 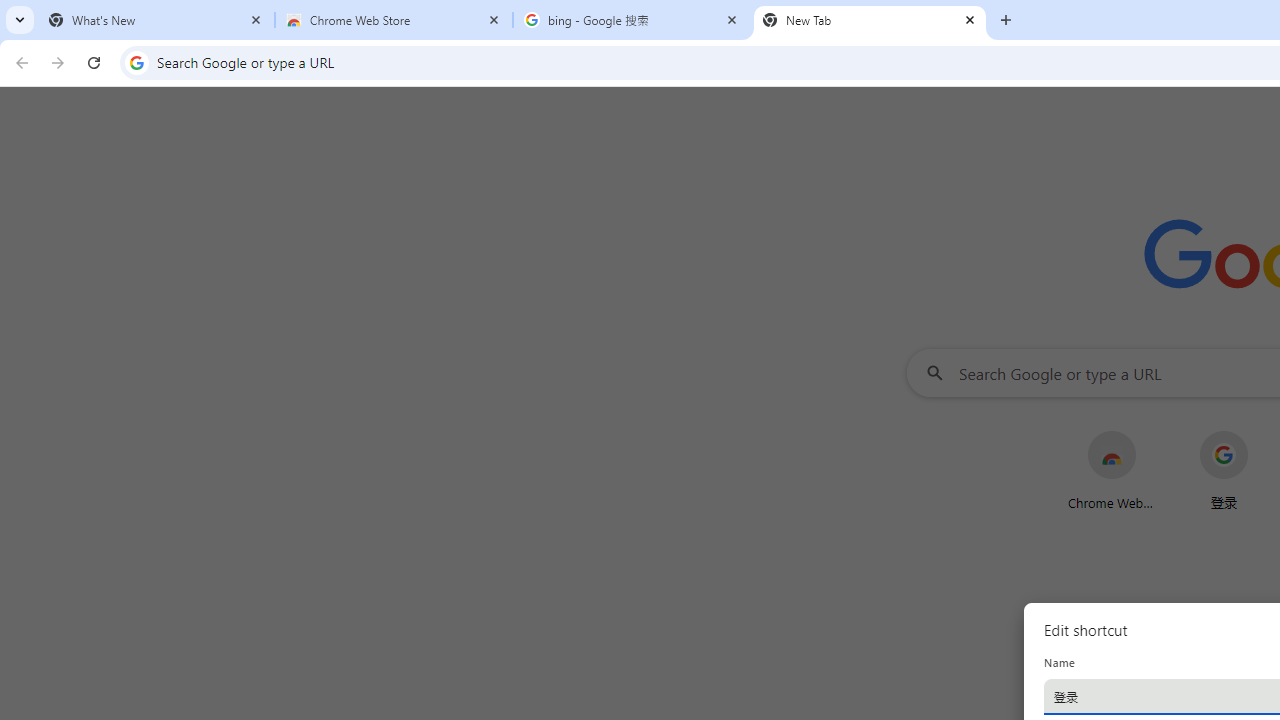 What do you see at coordinates (870, 20) in the screenshot?
I see `'New Tab'` at bounding box center [870, 20].